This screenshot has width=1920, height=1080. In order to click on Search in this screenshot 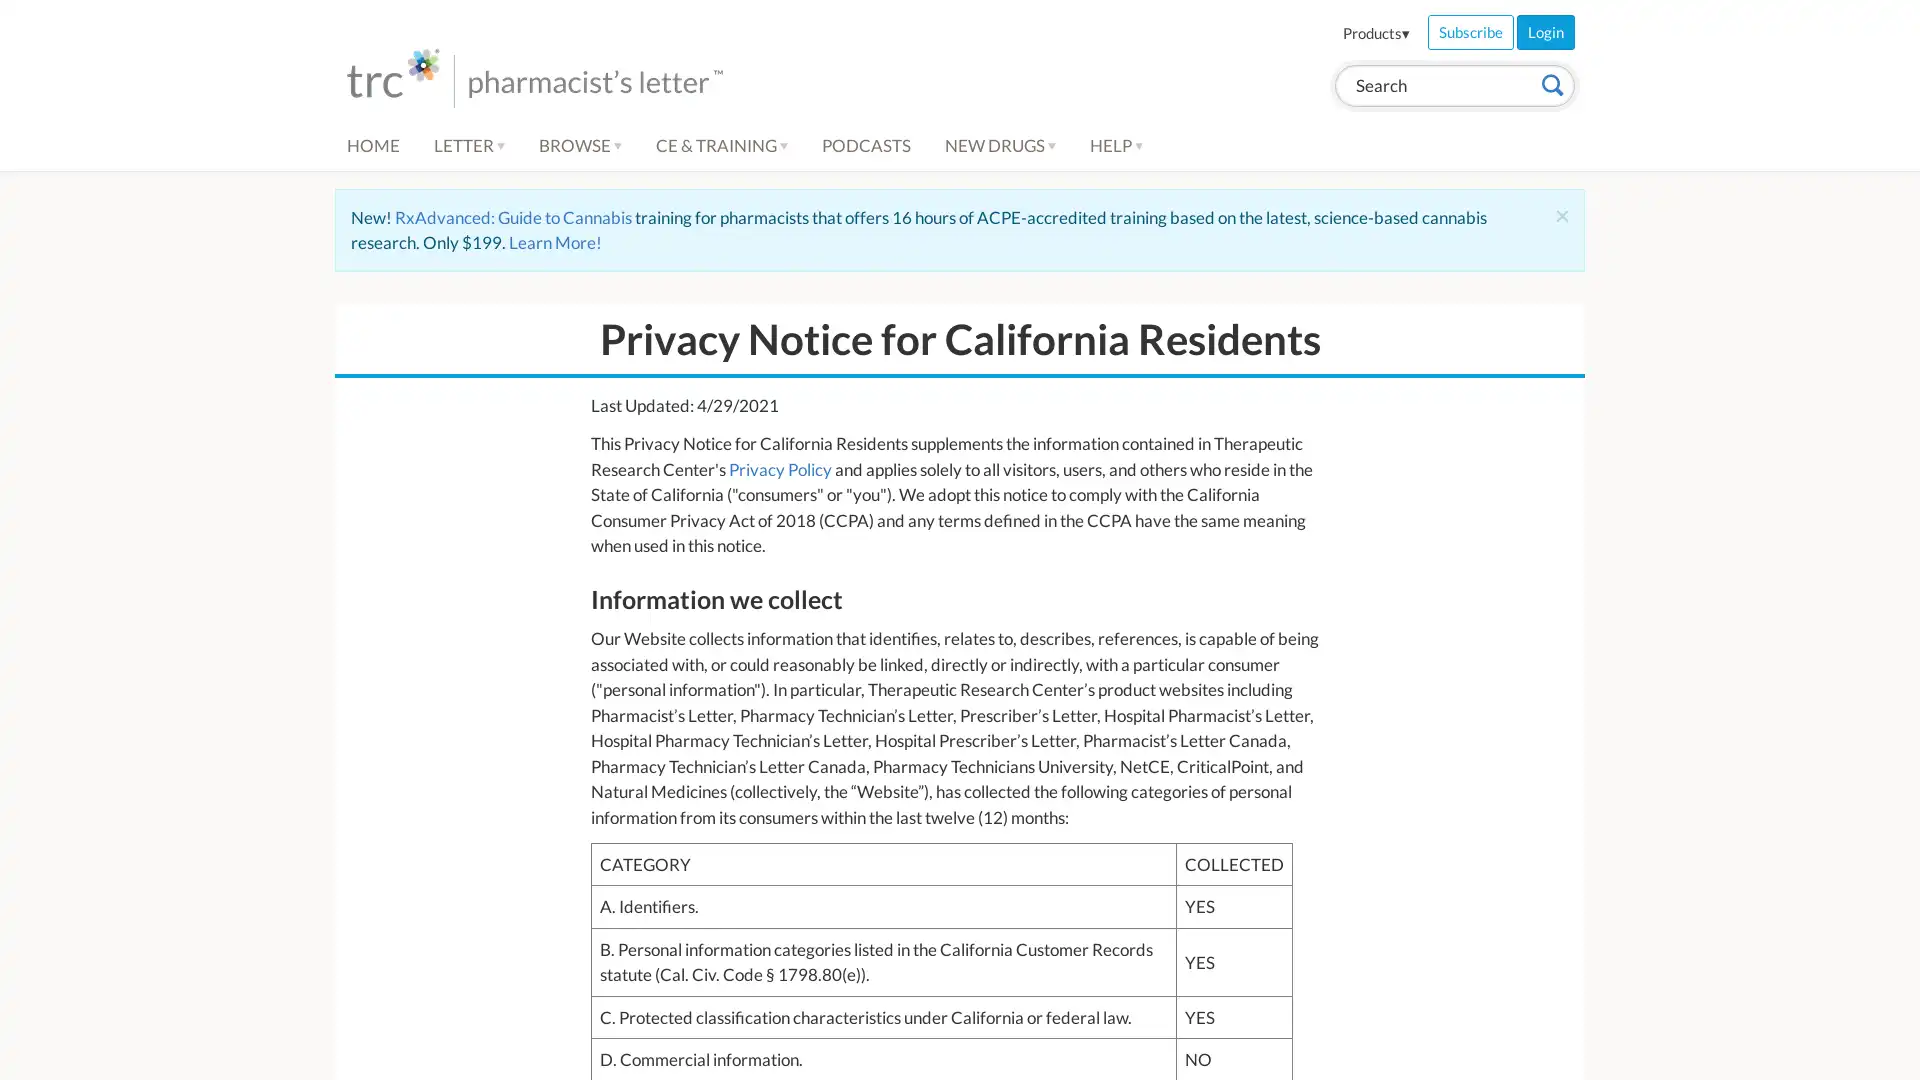, I will do `click(1552, 83)`.